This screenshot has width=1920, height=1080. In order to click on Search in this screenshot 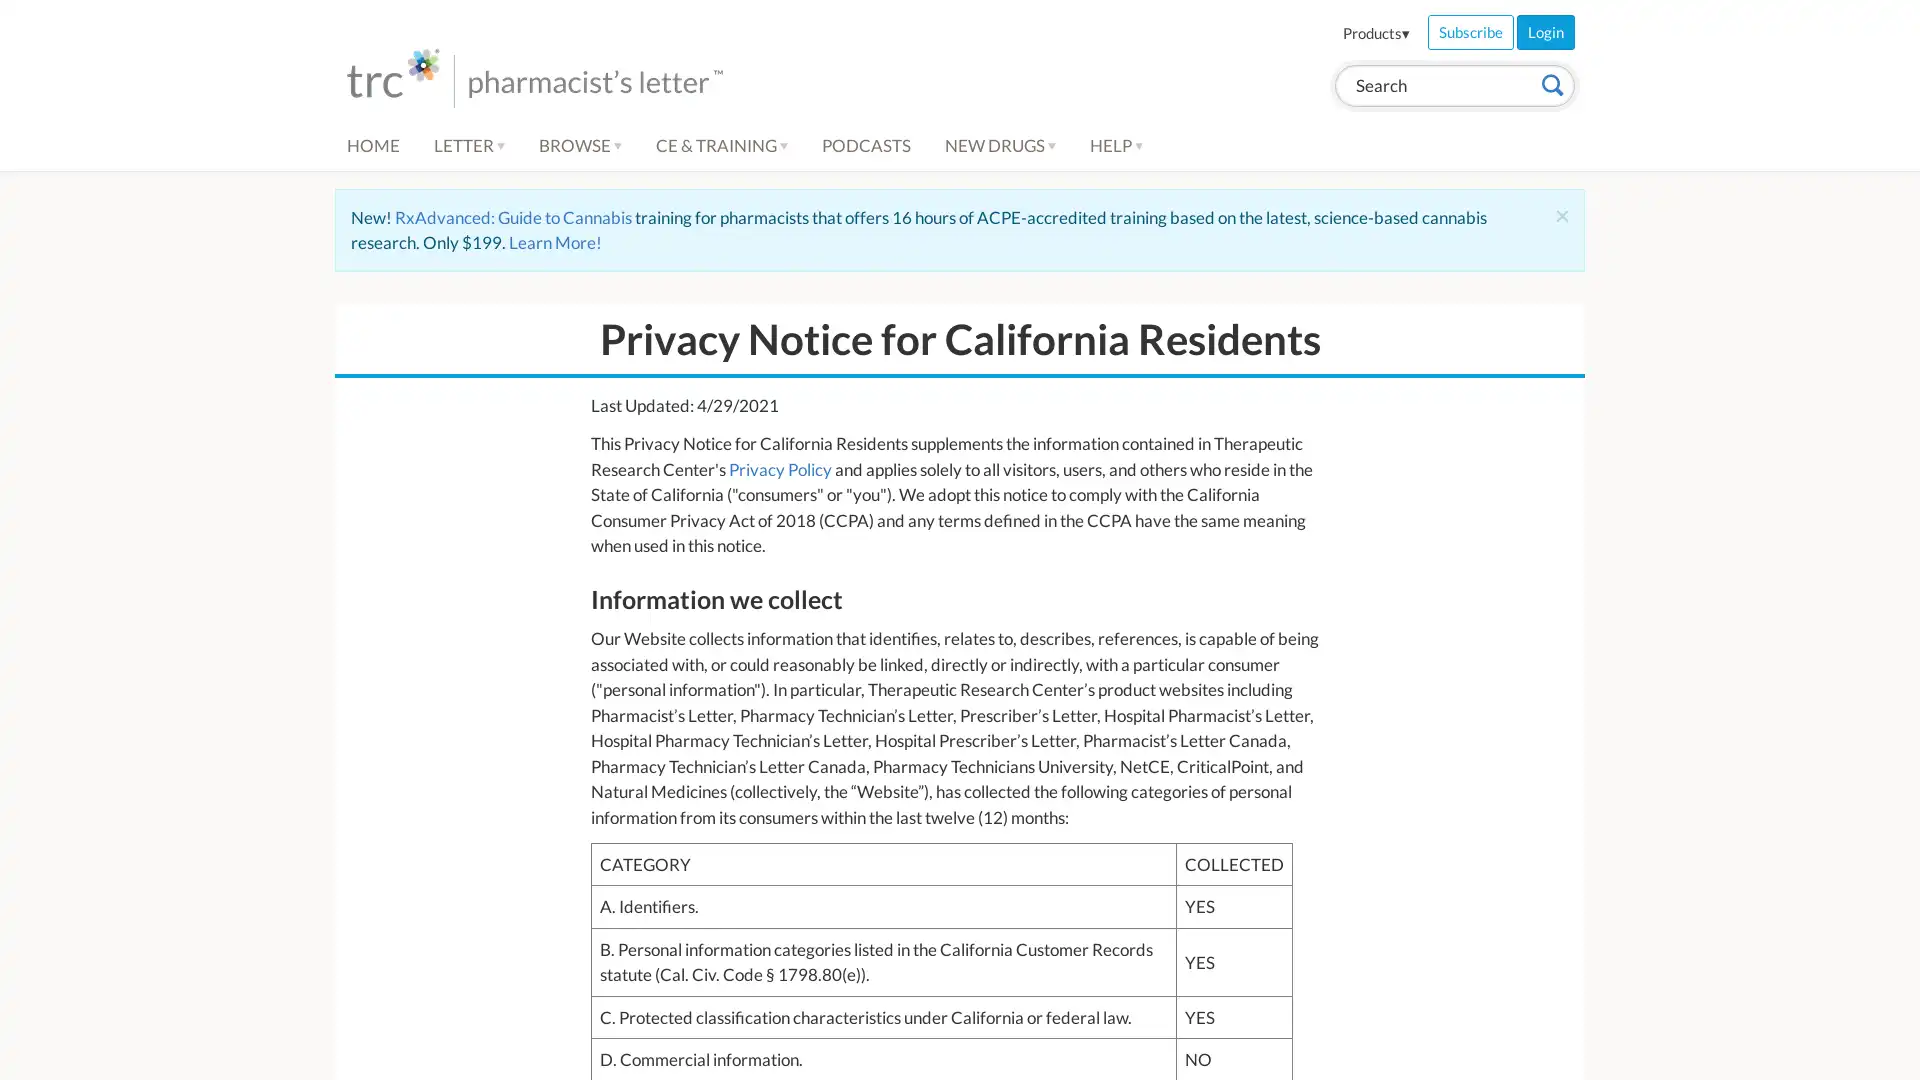, I will do `click(1552, 83)`.